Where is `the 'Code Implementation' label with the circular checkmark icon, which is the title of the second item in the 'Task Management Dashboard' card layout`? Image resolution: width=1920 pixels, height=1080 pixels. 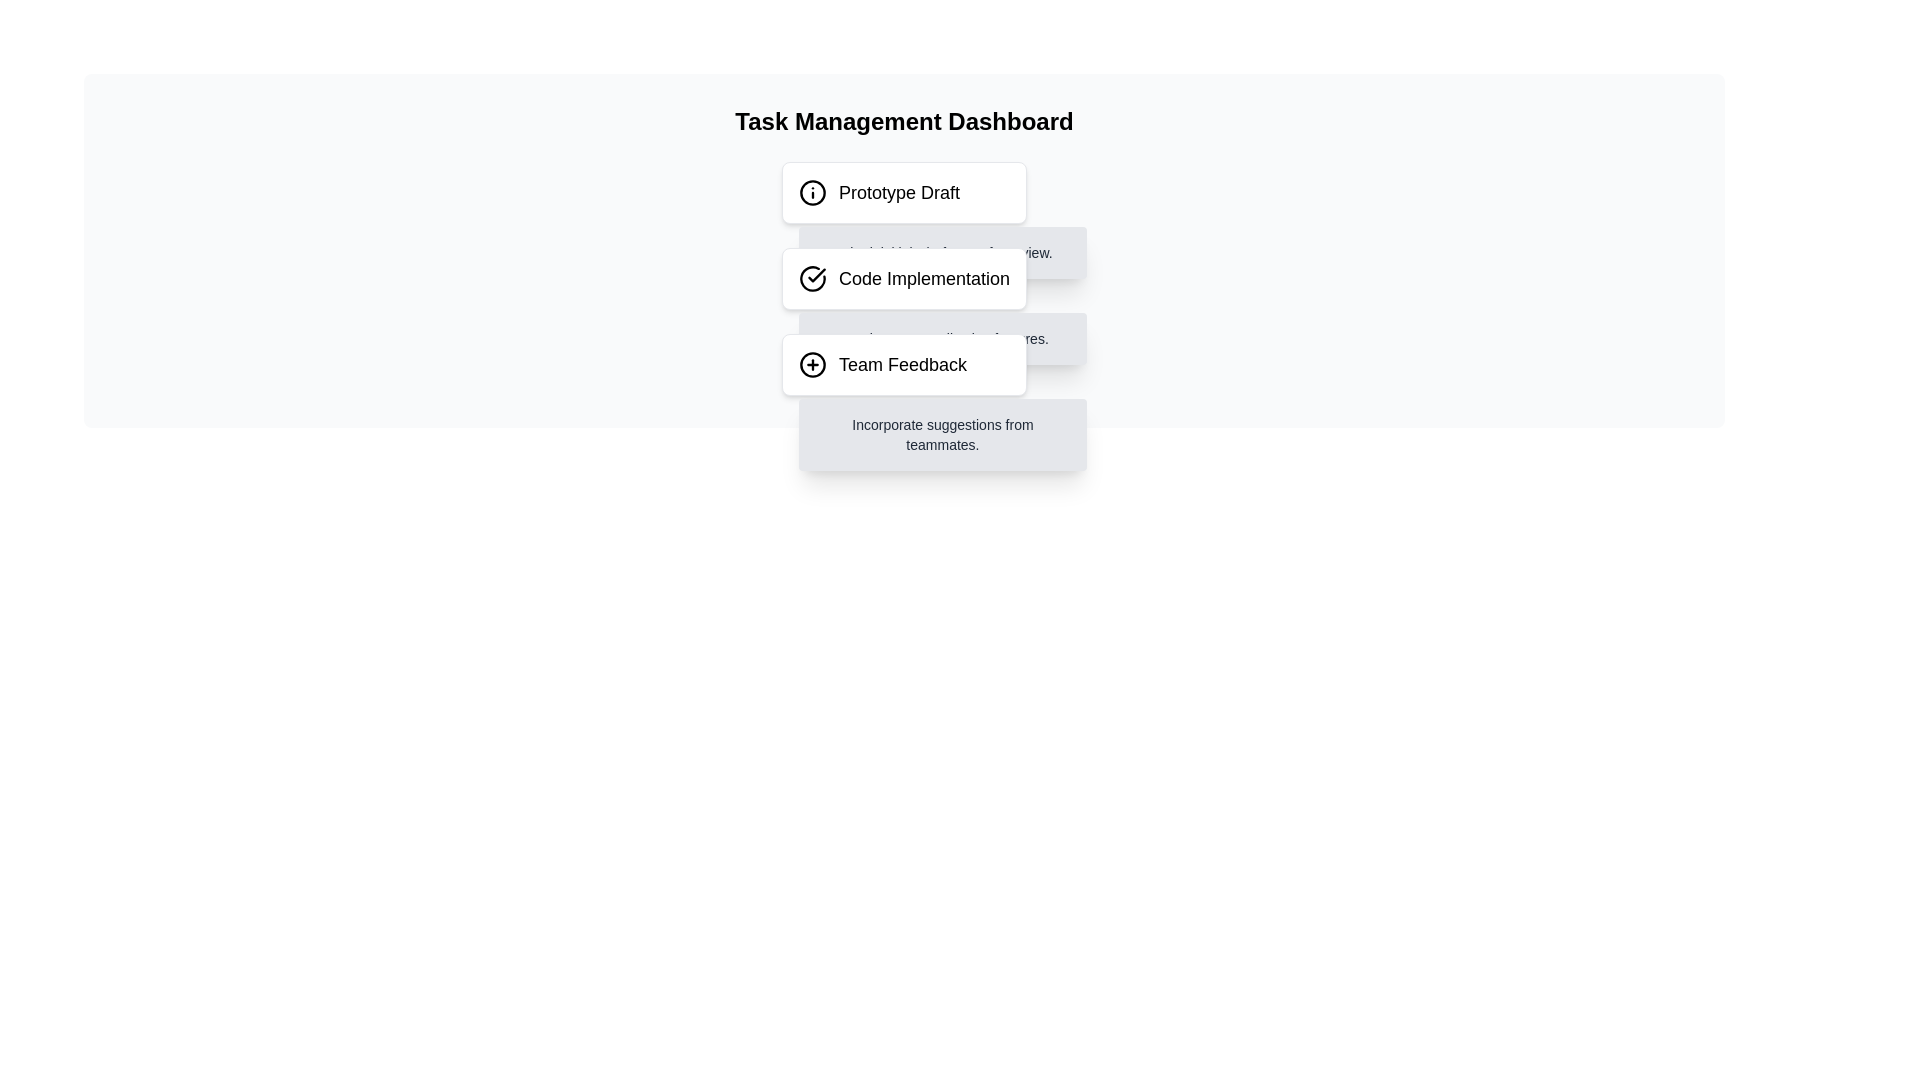 the 'Code Implementation' label with the circular checkmark icon, which is the title of the second item in the 'Task Management Dashboard' card layout is located at coordinates (903, 278).